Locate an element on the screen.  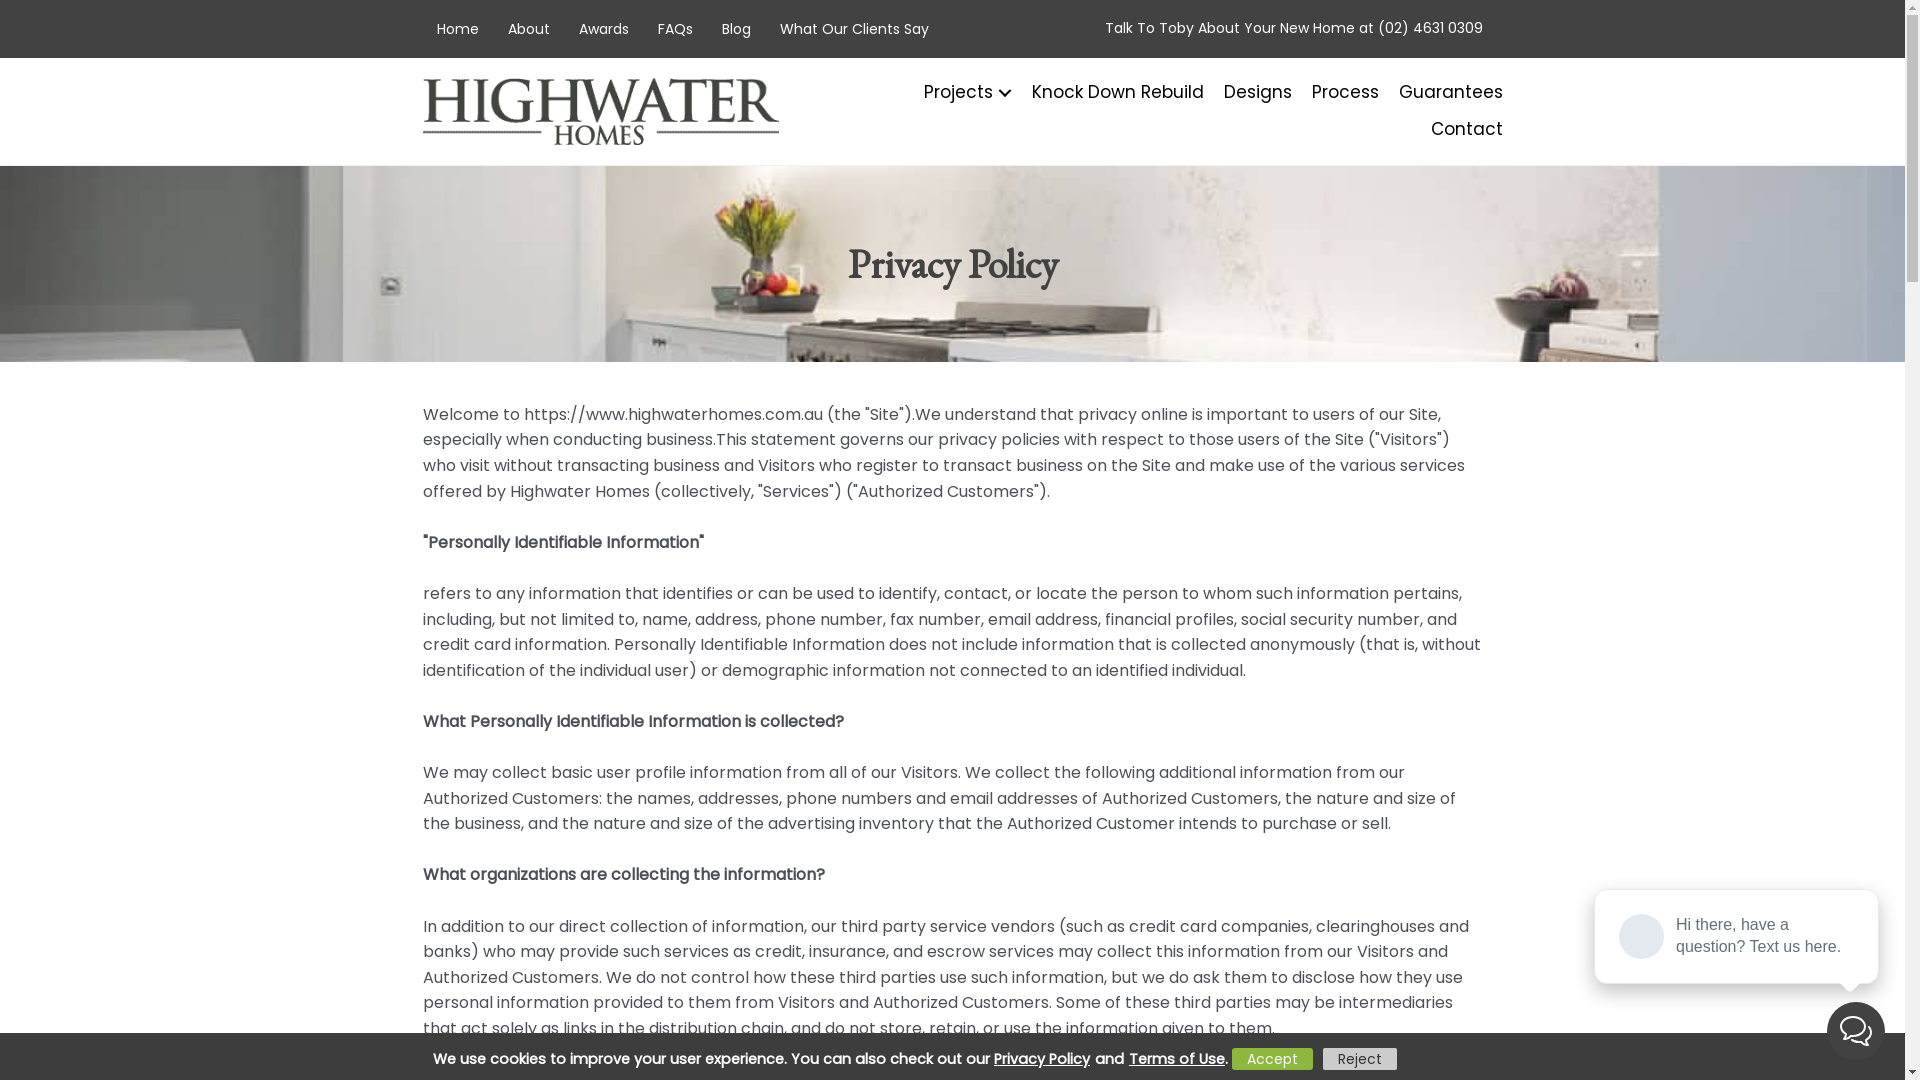
'Accept' is located at coordinates (1271, 1058).